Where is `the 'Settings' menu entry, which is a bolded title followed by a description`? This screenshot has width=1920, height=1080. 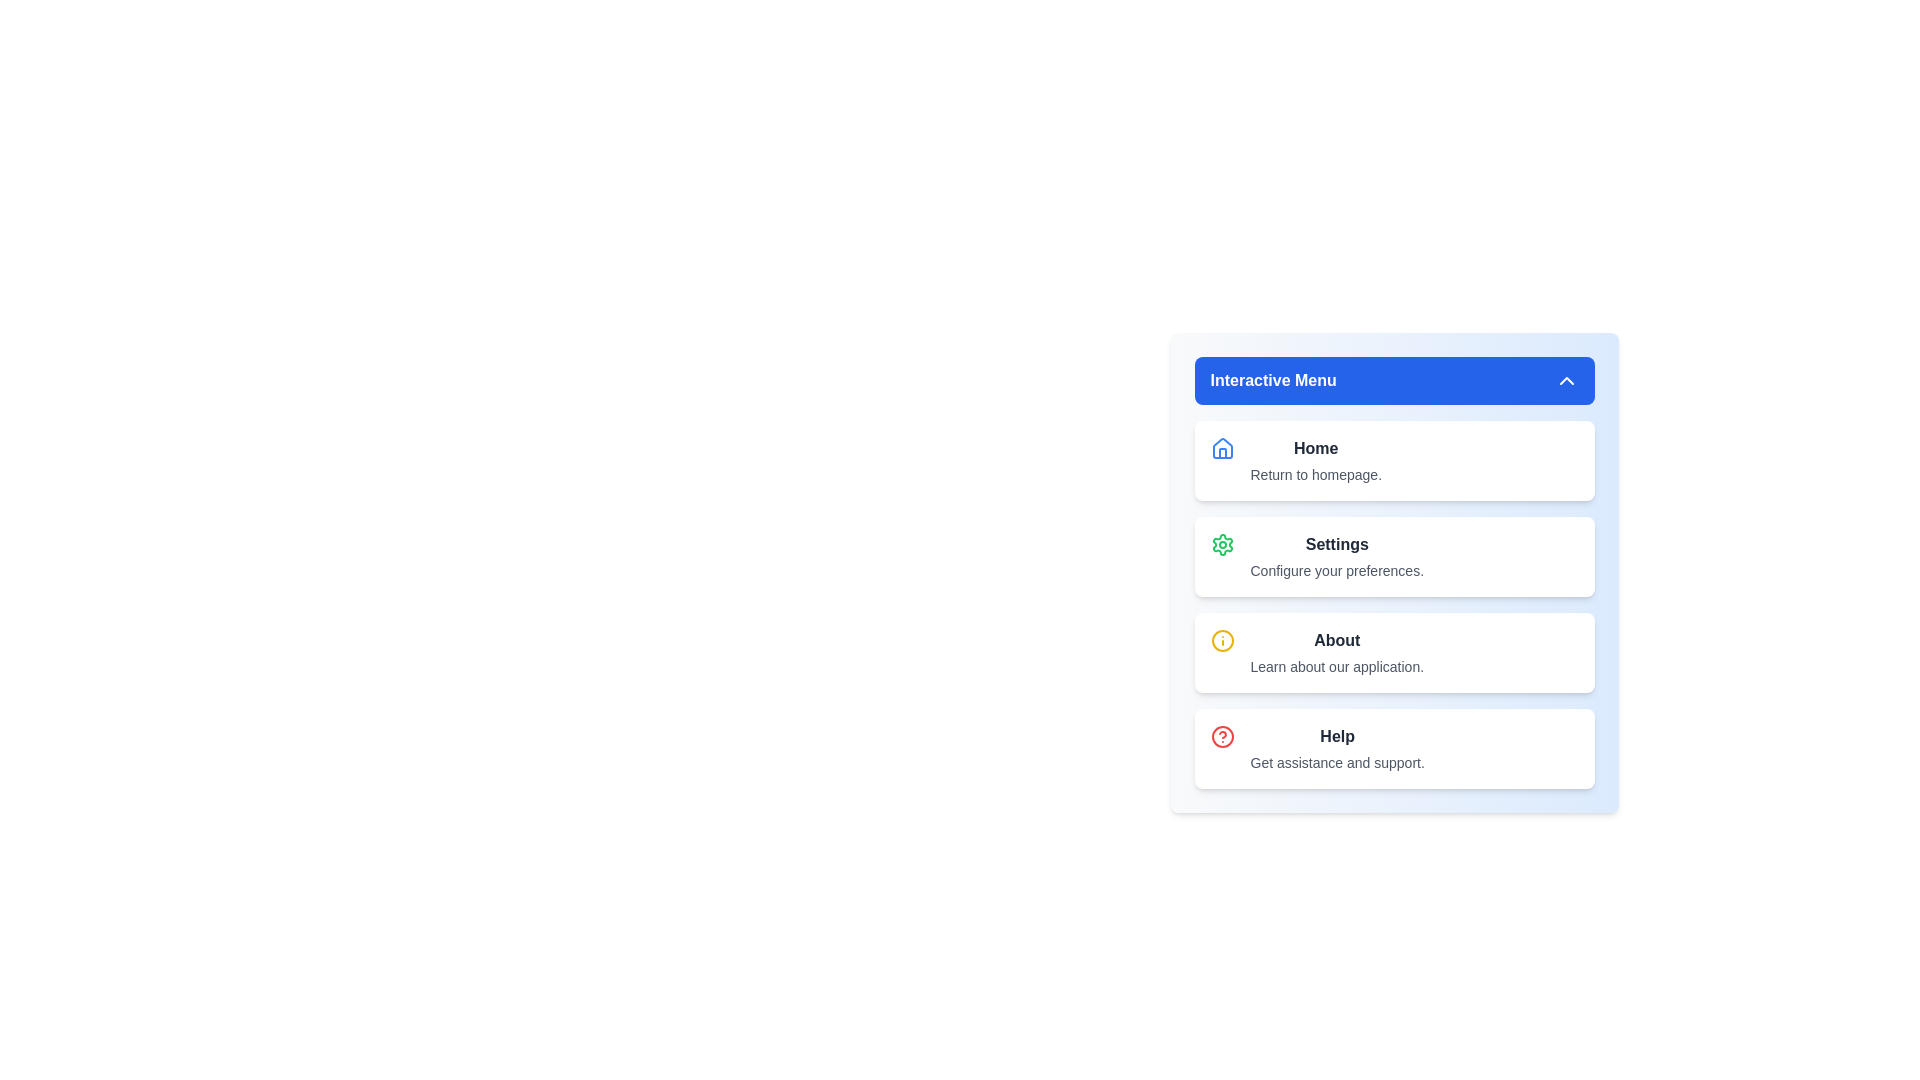 the 'Settings' menu entry, which is a bolded title followed by a description is located at coordinates (1337, 556).